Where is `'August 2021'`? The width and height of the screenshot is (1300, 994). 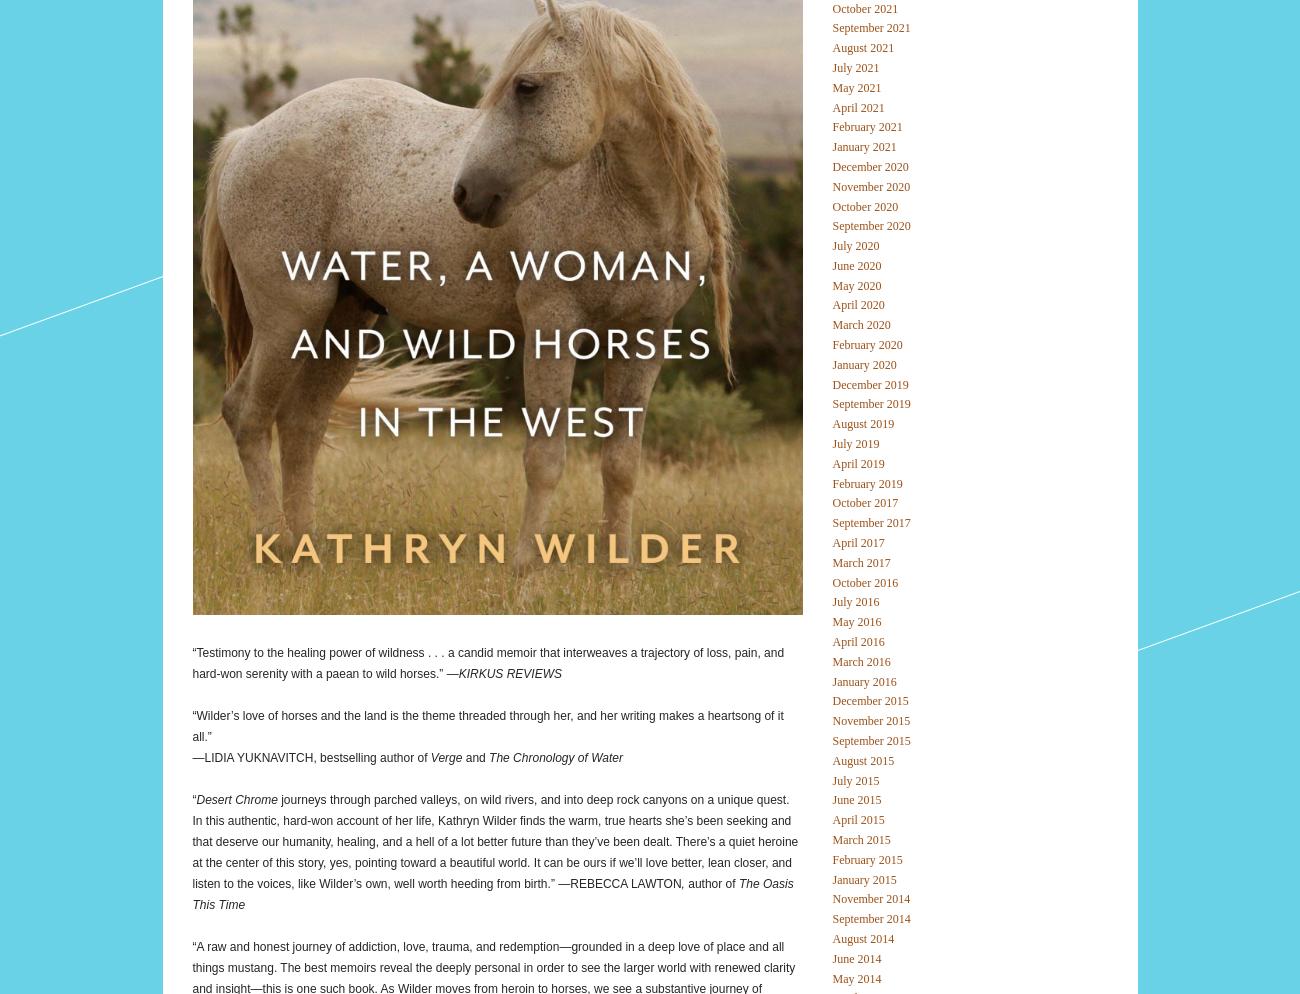 'August 2021' is located at coordinates (862, 47).